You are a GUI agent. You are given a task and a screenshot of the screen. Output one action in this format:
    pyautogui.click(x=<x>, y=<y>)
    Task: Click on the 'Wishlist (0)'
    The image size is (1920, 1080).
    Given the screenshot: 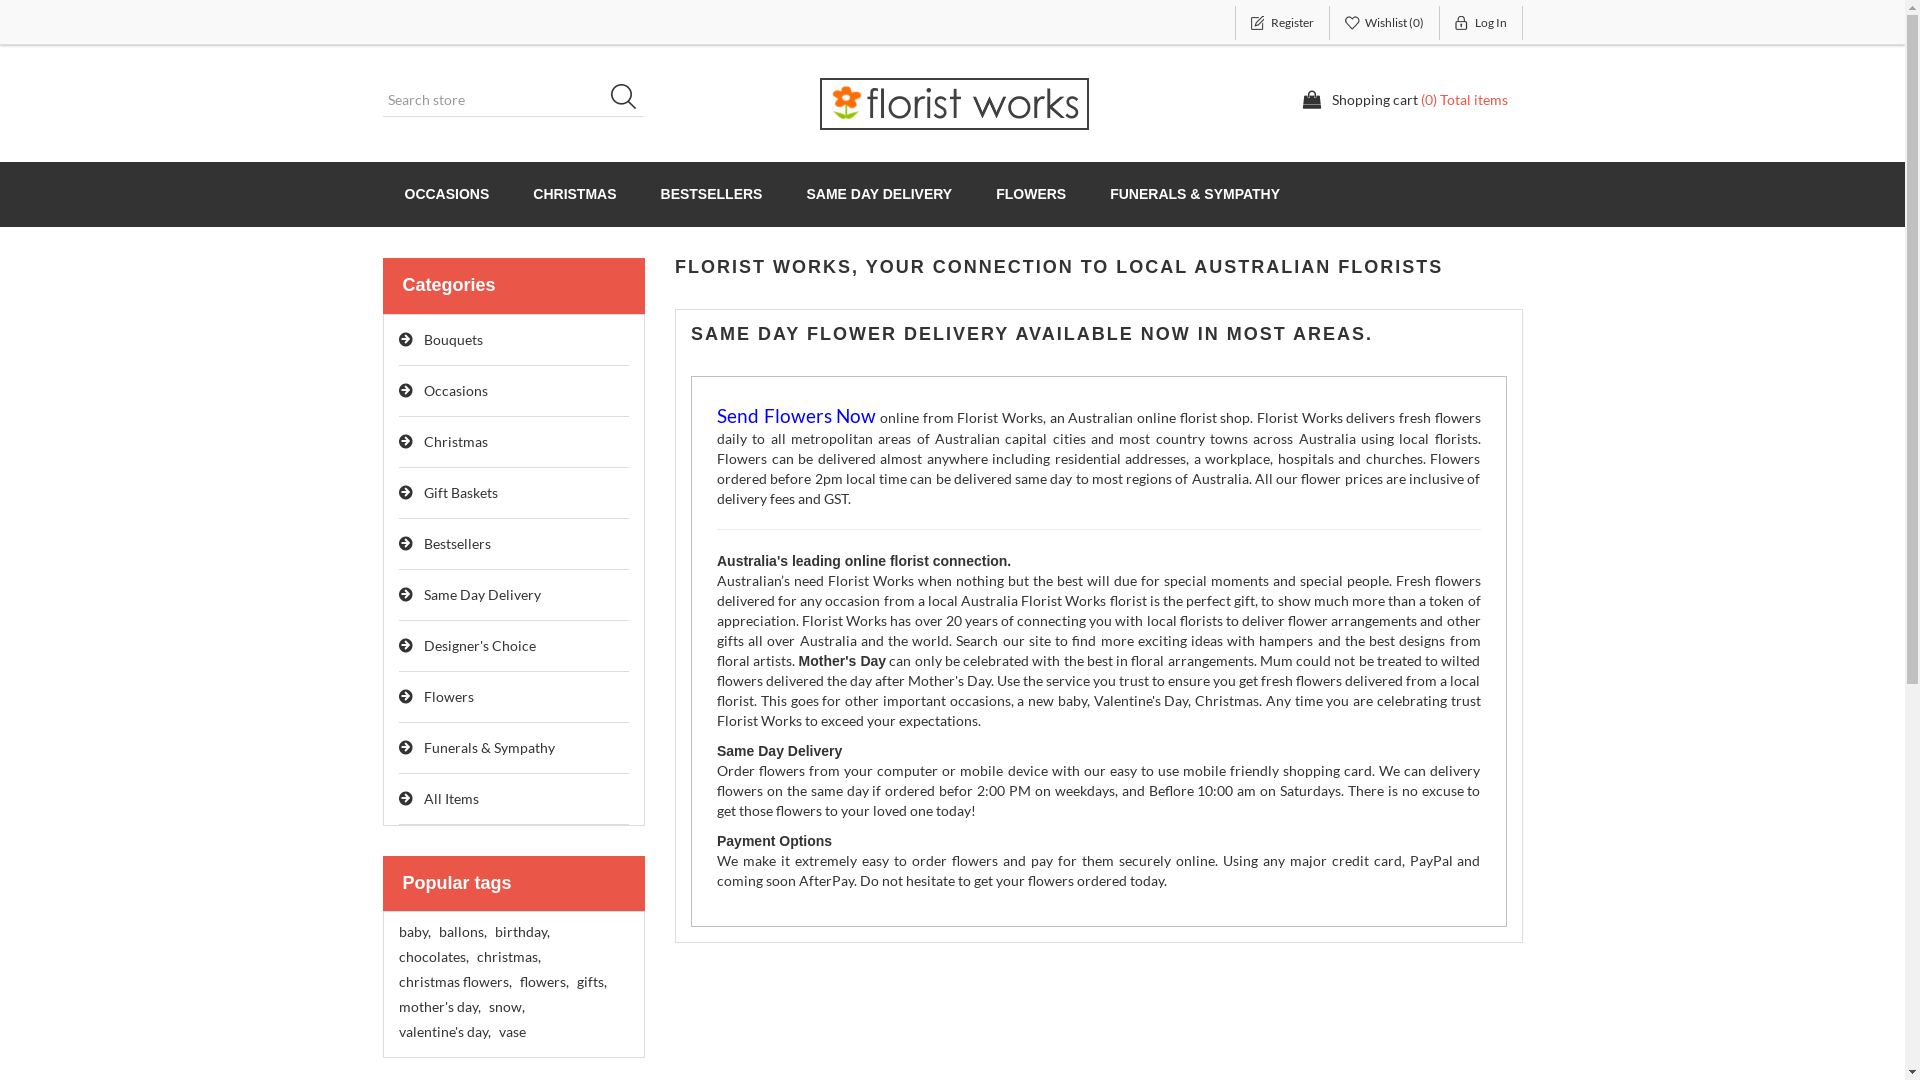 What is the action you would take?
    pyautogui.click(x=1384, y=23)
    